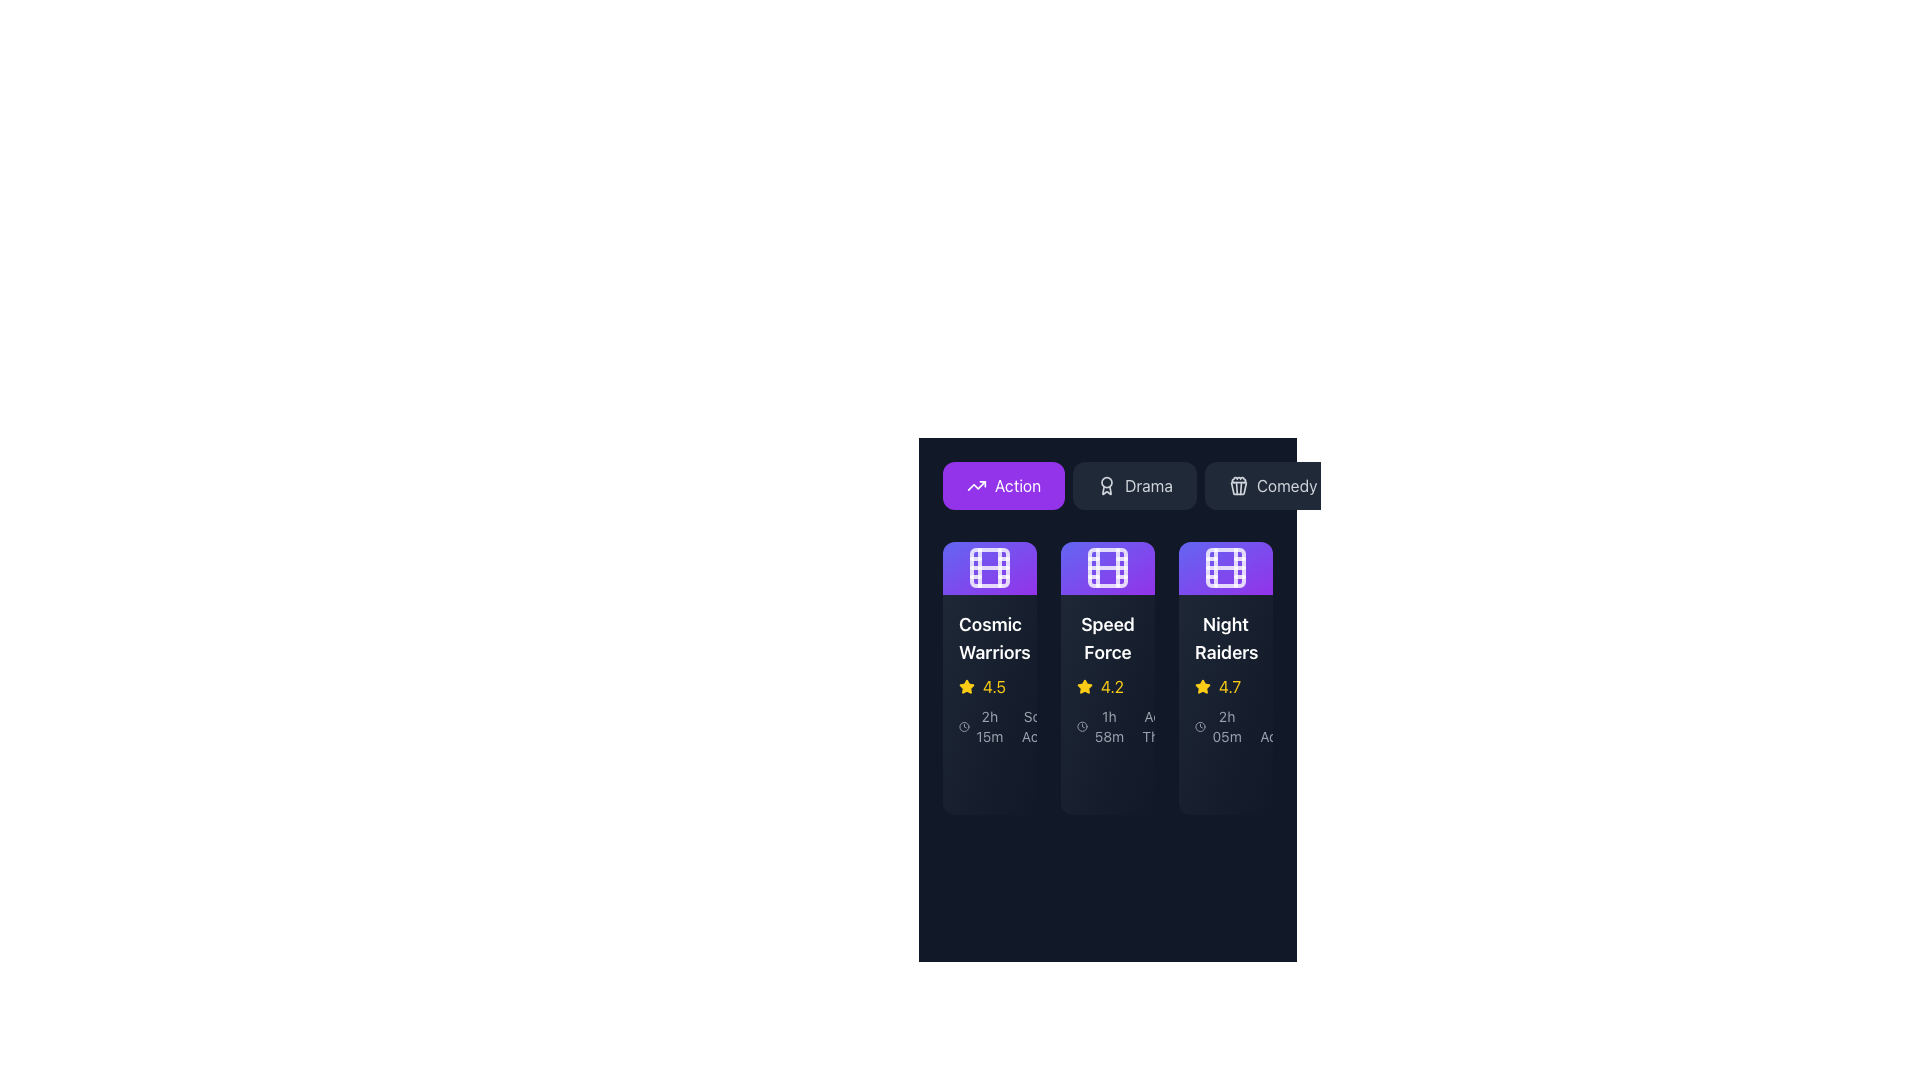 This screenshot has width=1920, height=1080. I want to click on the first button in the horizontal group at the top left of the interface, which serves as a filter for 'Action' movies, so click(1003, 486).